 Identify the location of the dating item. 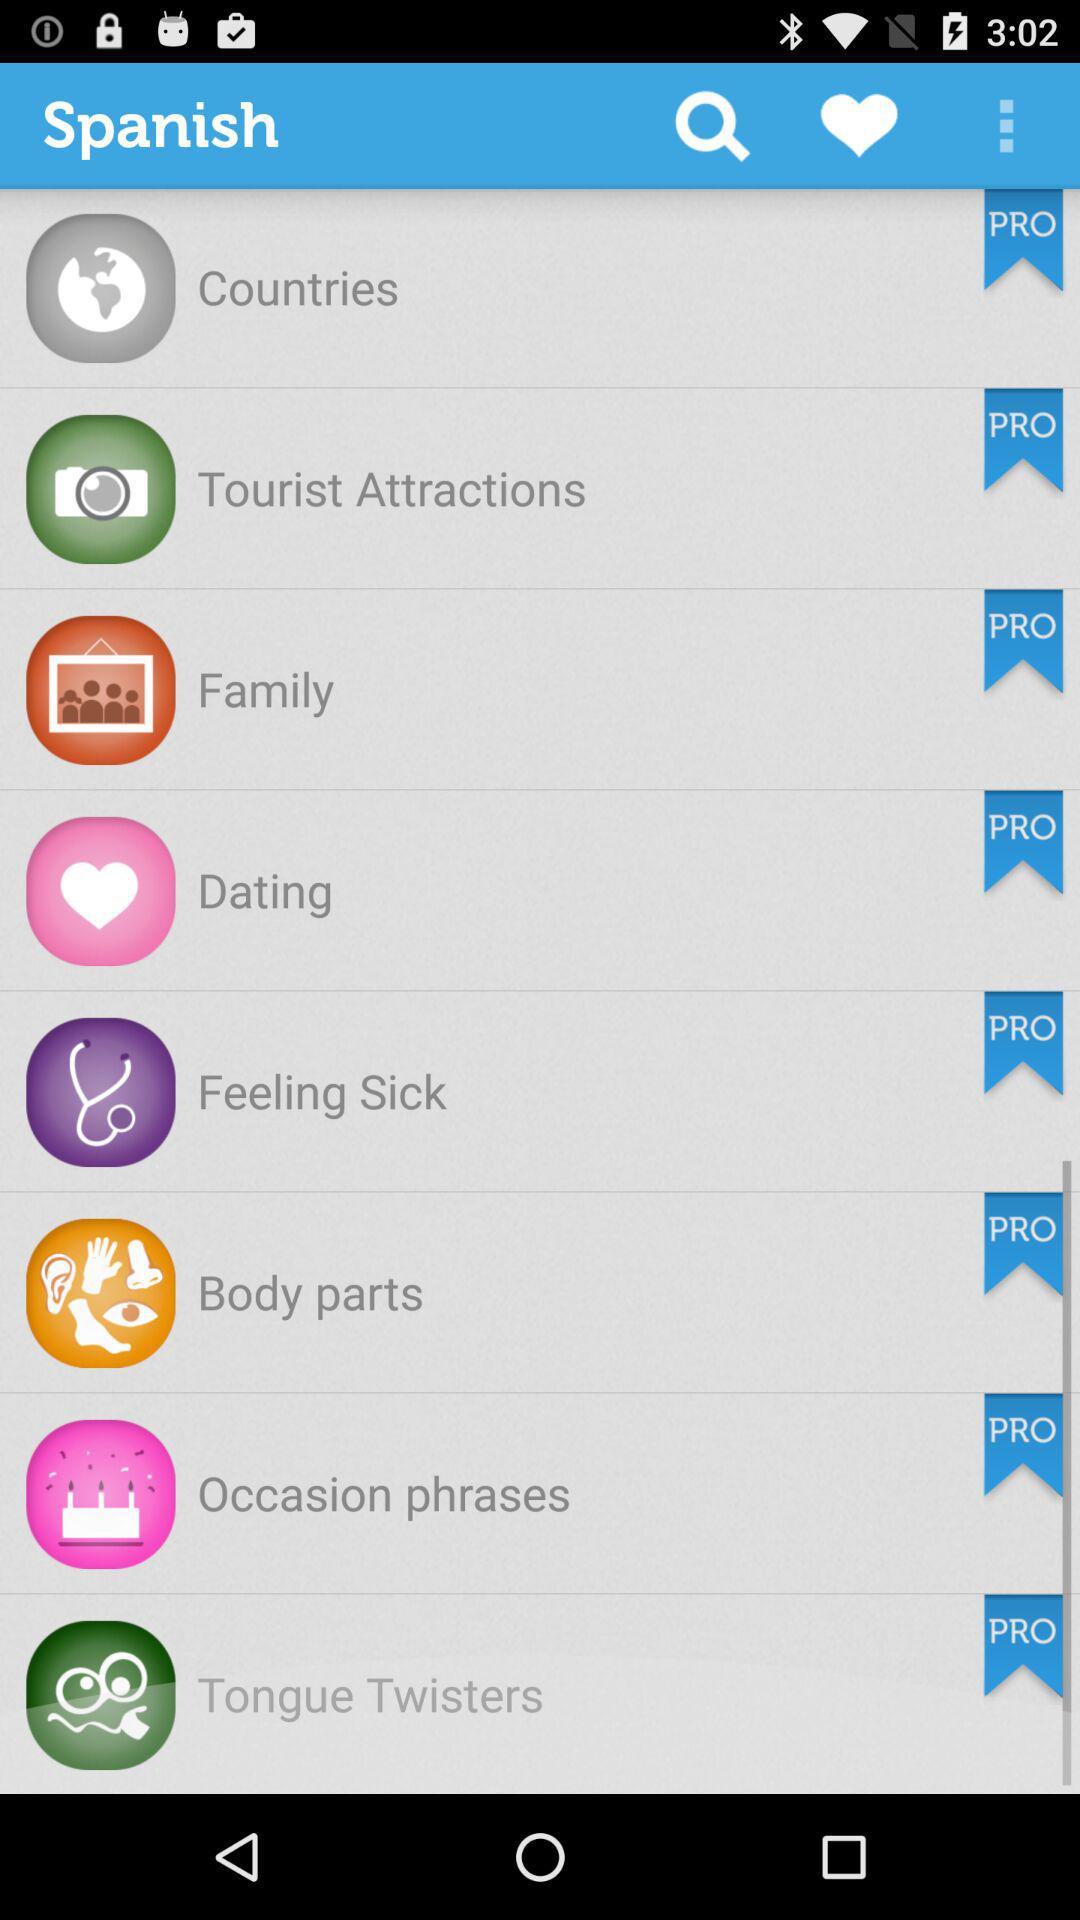
(264, 888).